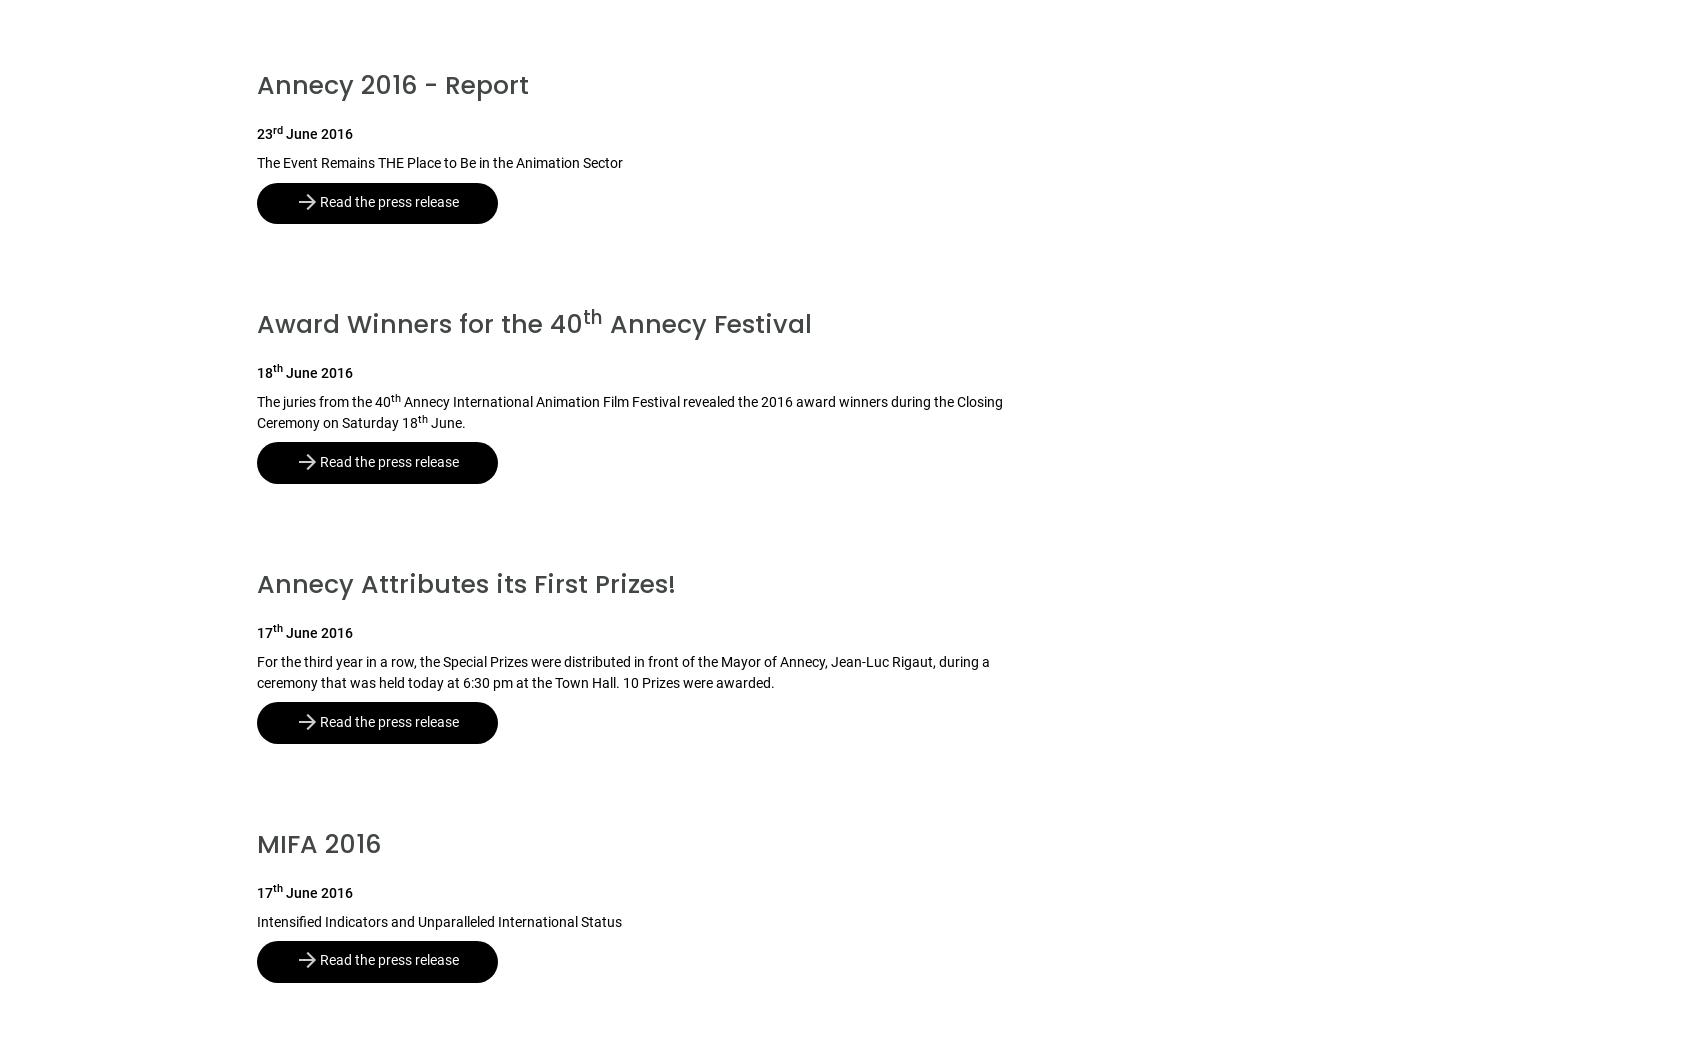 This screenshot has width=1704, height=1050. I want to click on 'The juries from the 40', so click(322, 402).